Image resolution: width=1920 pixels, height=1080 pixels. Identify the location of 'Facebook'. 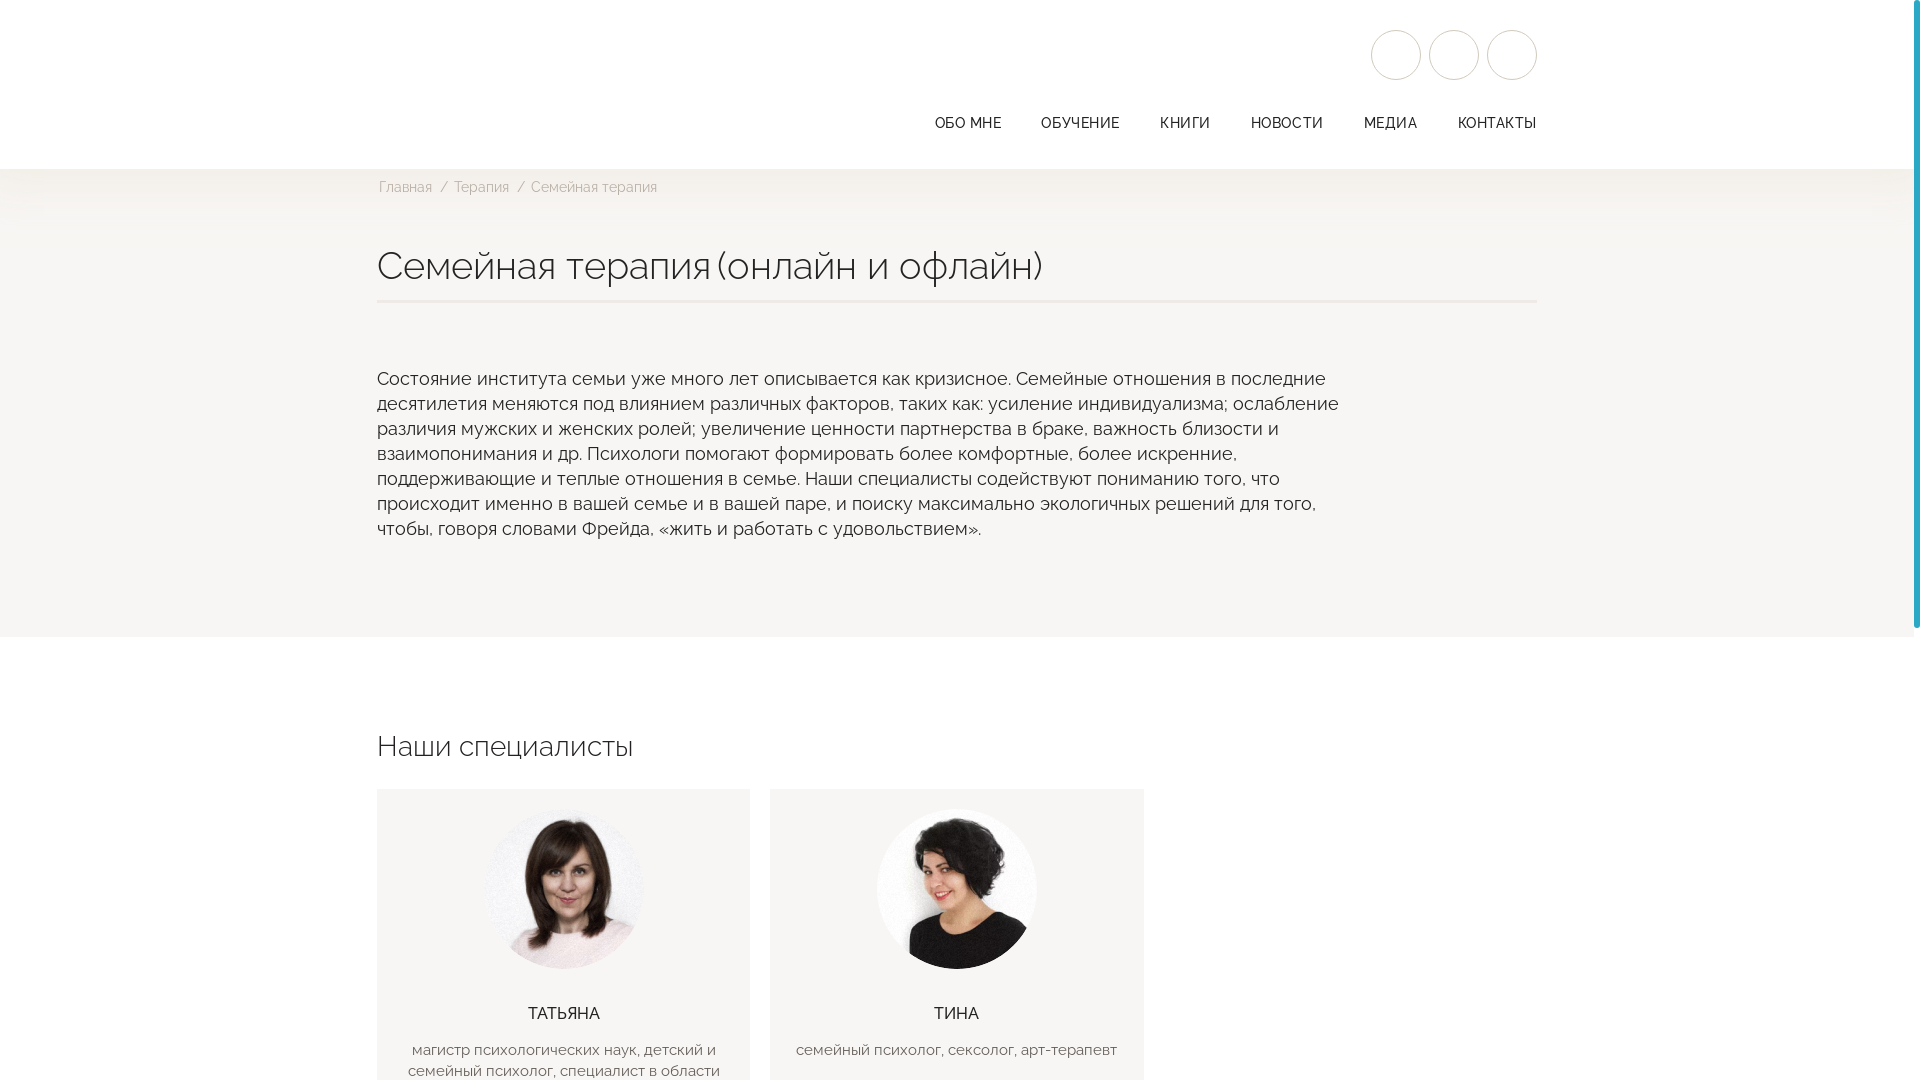
(1454, 53).